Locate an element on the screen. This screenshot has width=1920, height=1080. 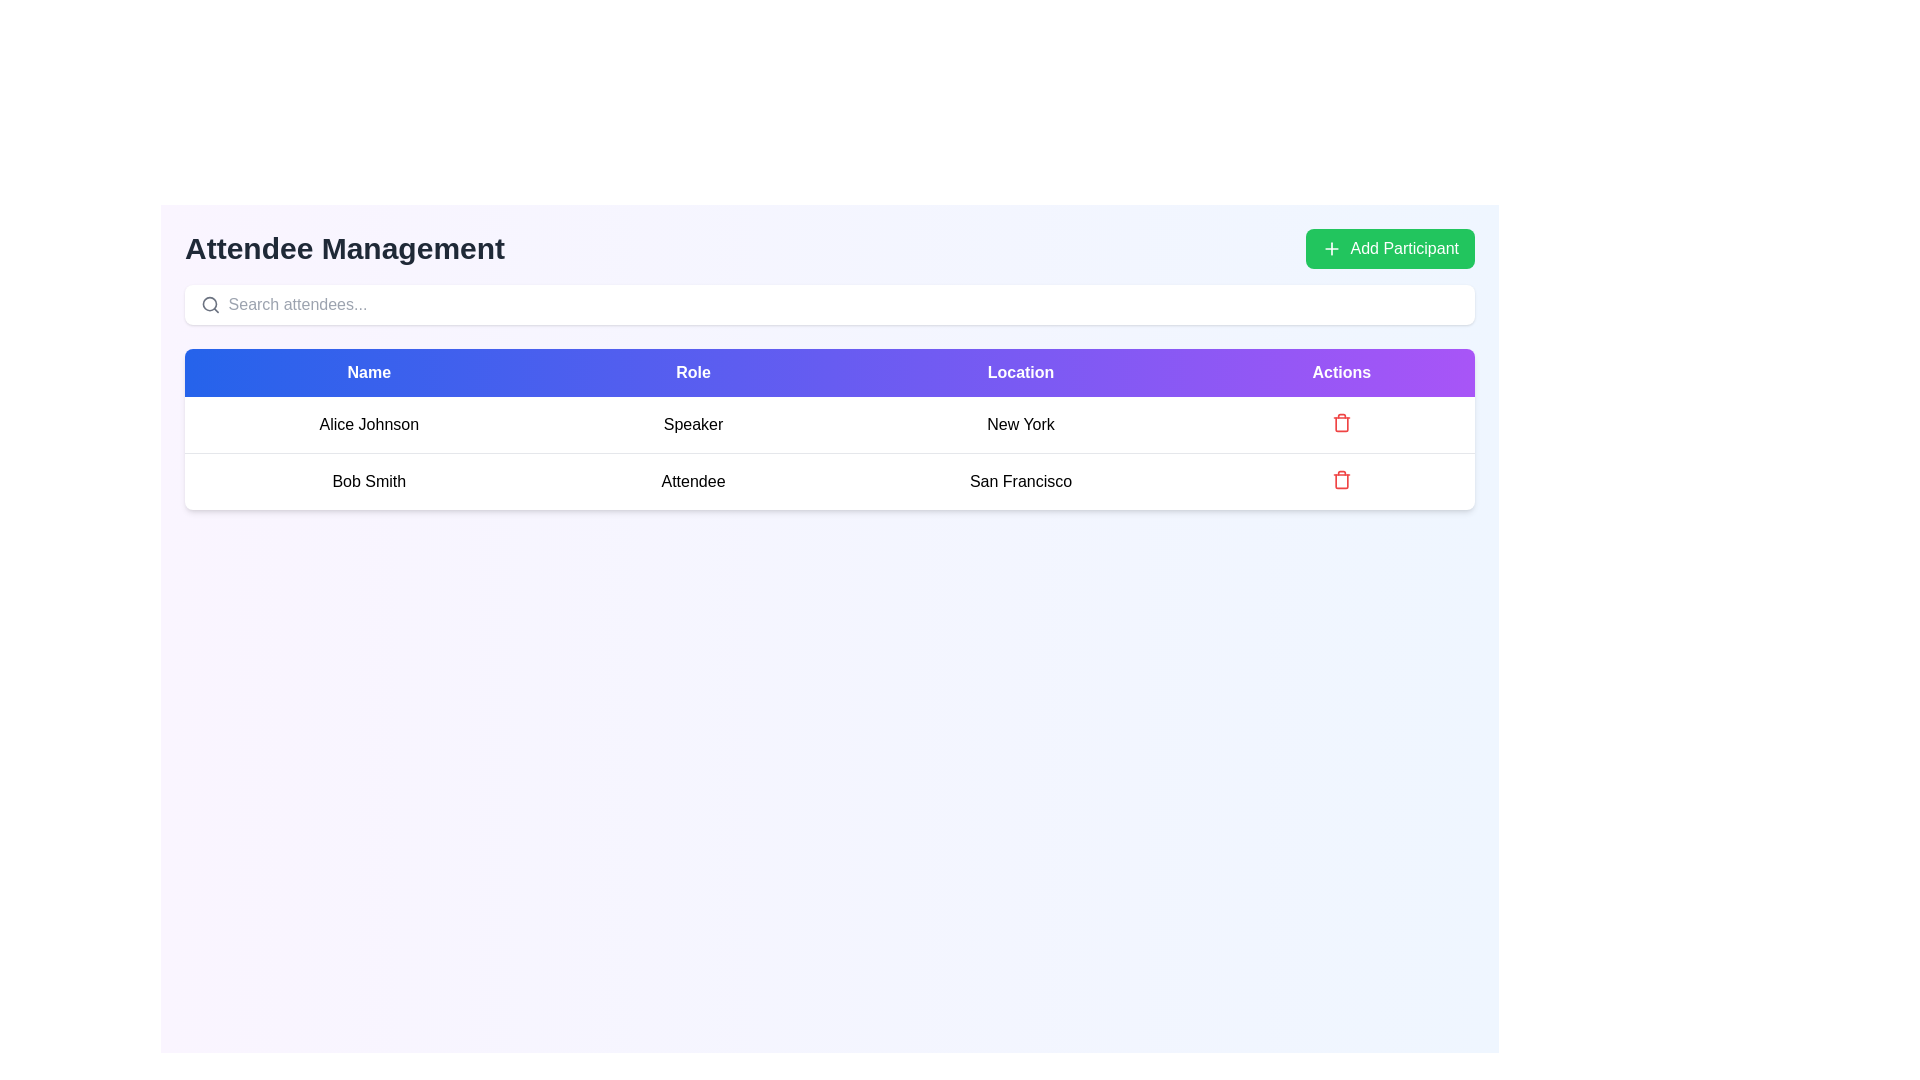
the 'Add Participant' button, which is a green rectangular button with white text and a plus icon, located towards the top-right corner of the interface is located at coordinates (1389, 248).